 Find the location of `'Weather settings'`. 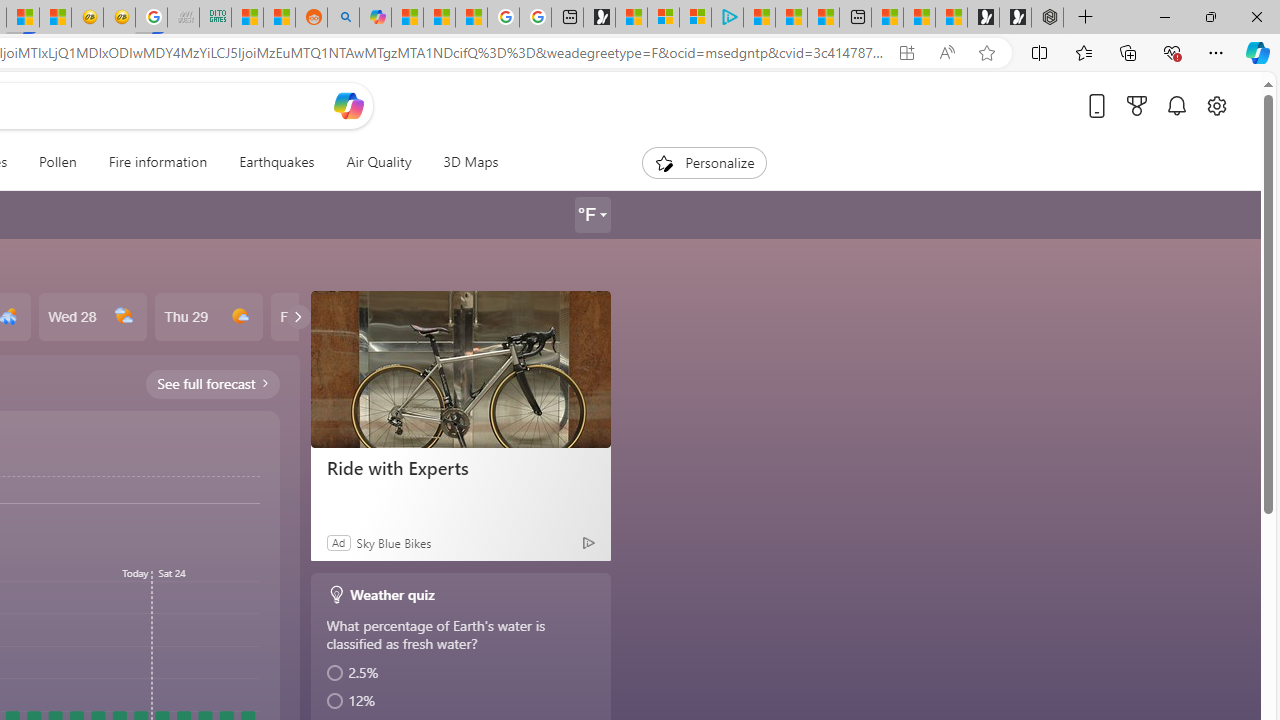

'Weather settings' is located at coordinates (591, 215).